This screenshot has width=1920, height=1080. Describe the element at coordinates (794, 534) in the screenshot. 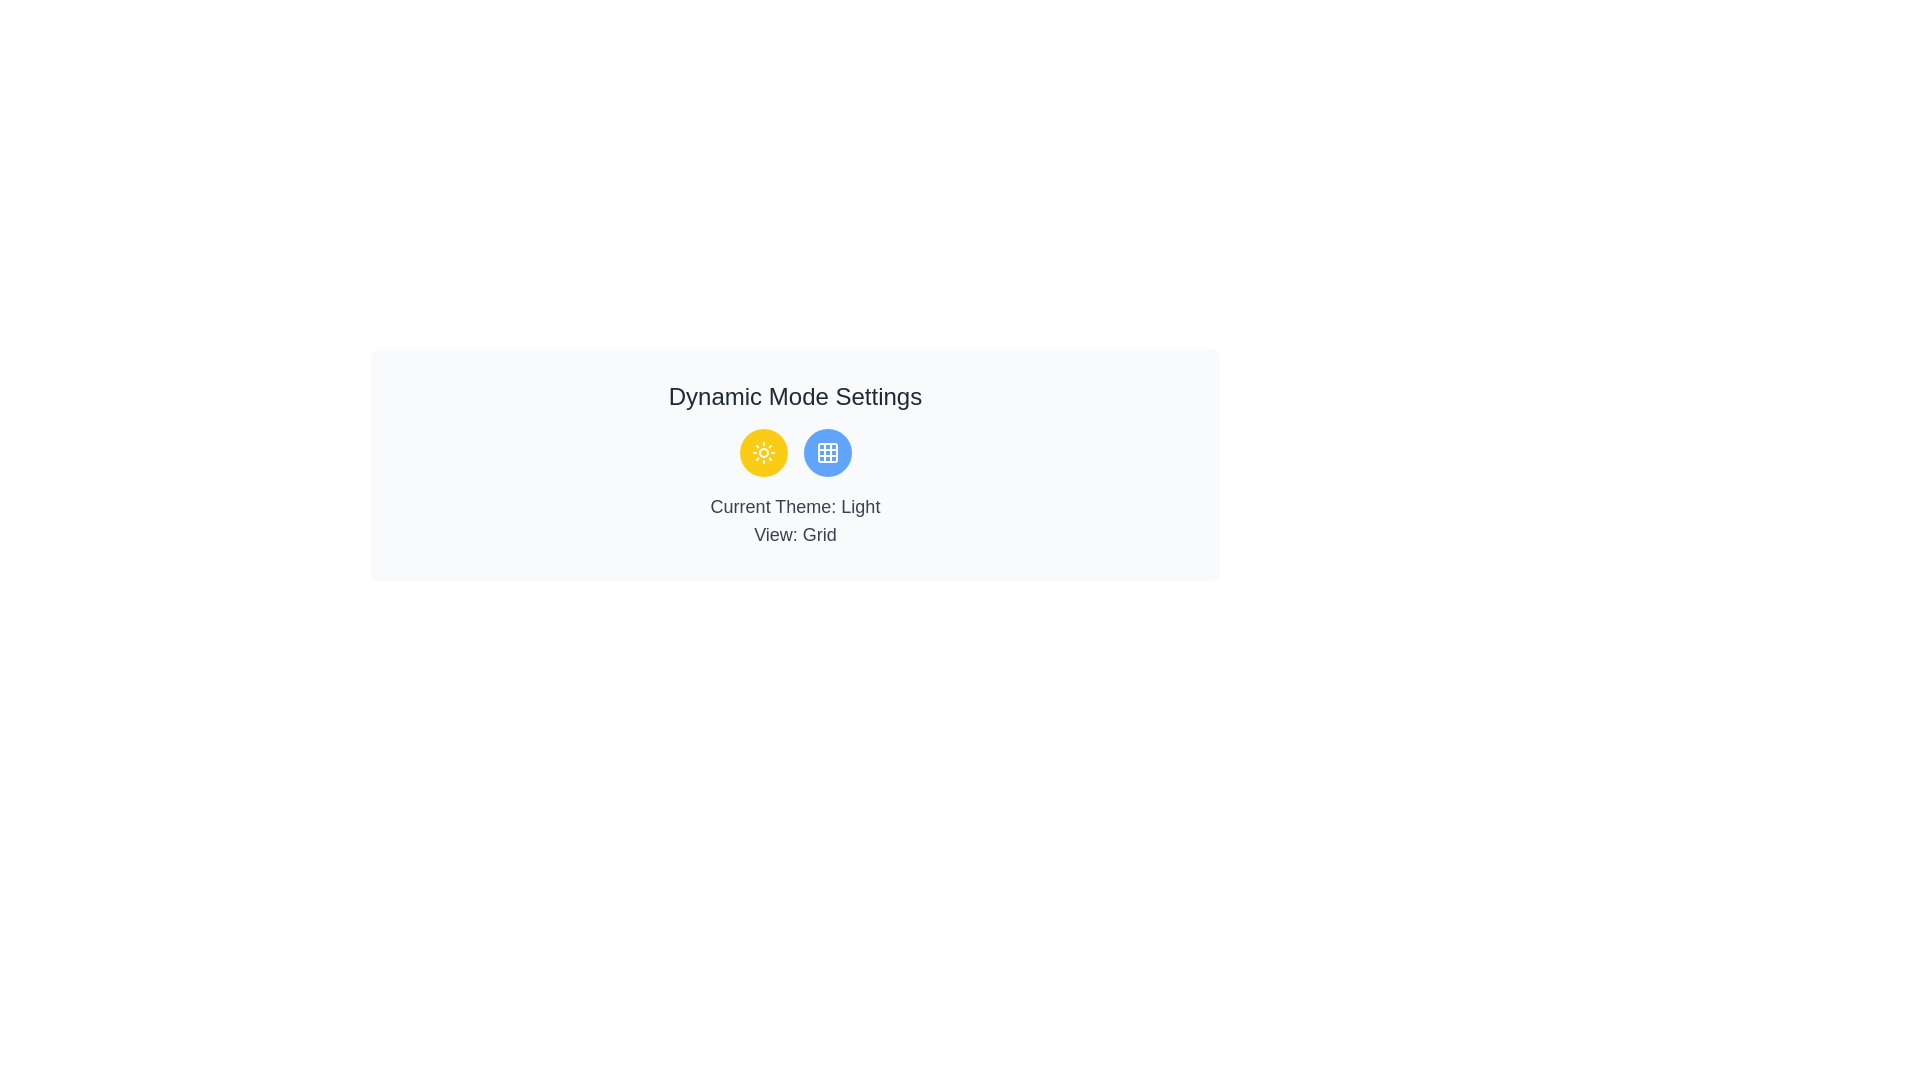

I see `the text label displaying 'View: Grid' which is positioned below 'Current Theme: Light' in a clean layout` at that location.